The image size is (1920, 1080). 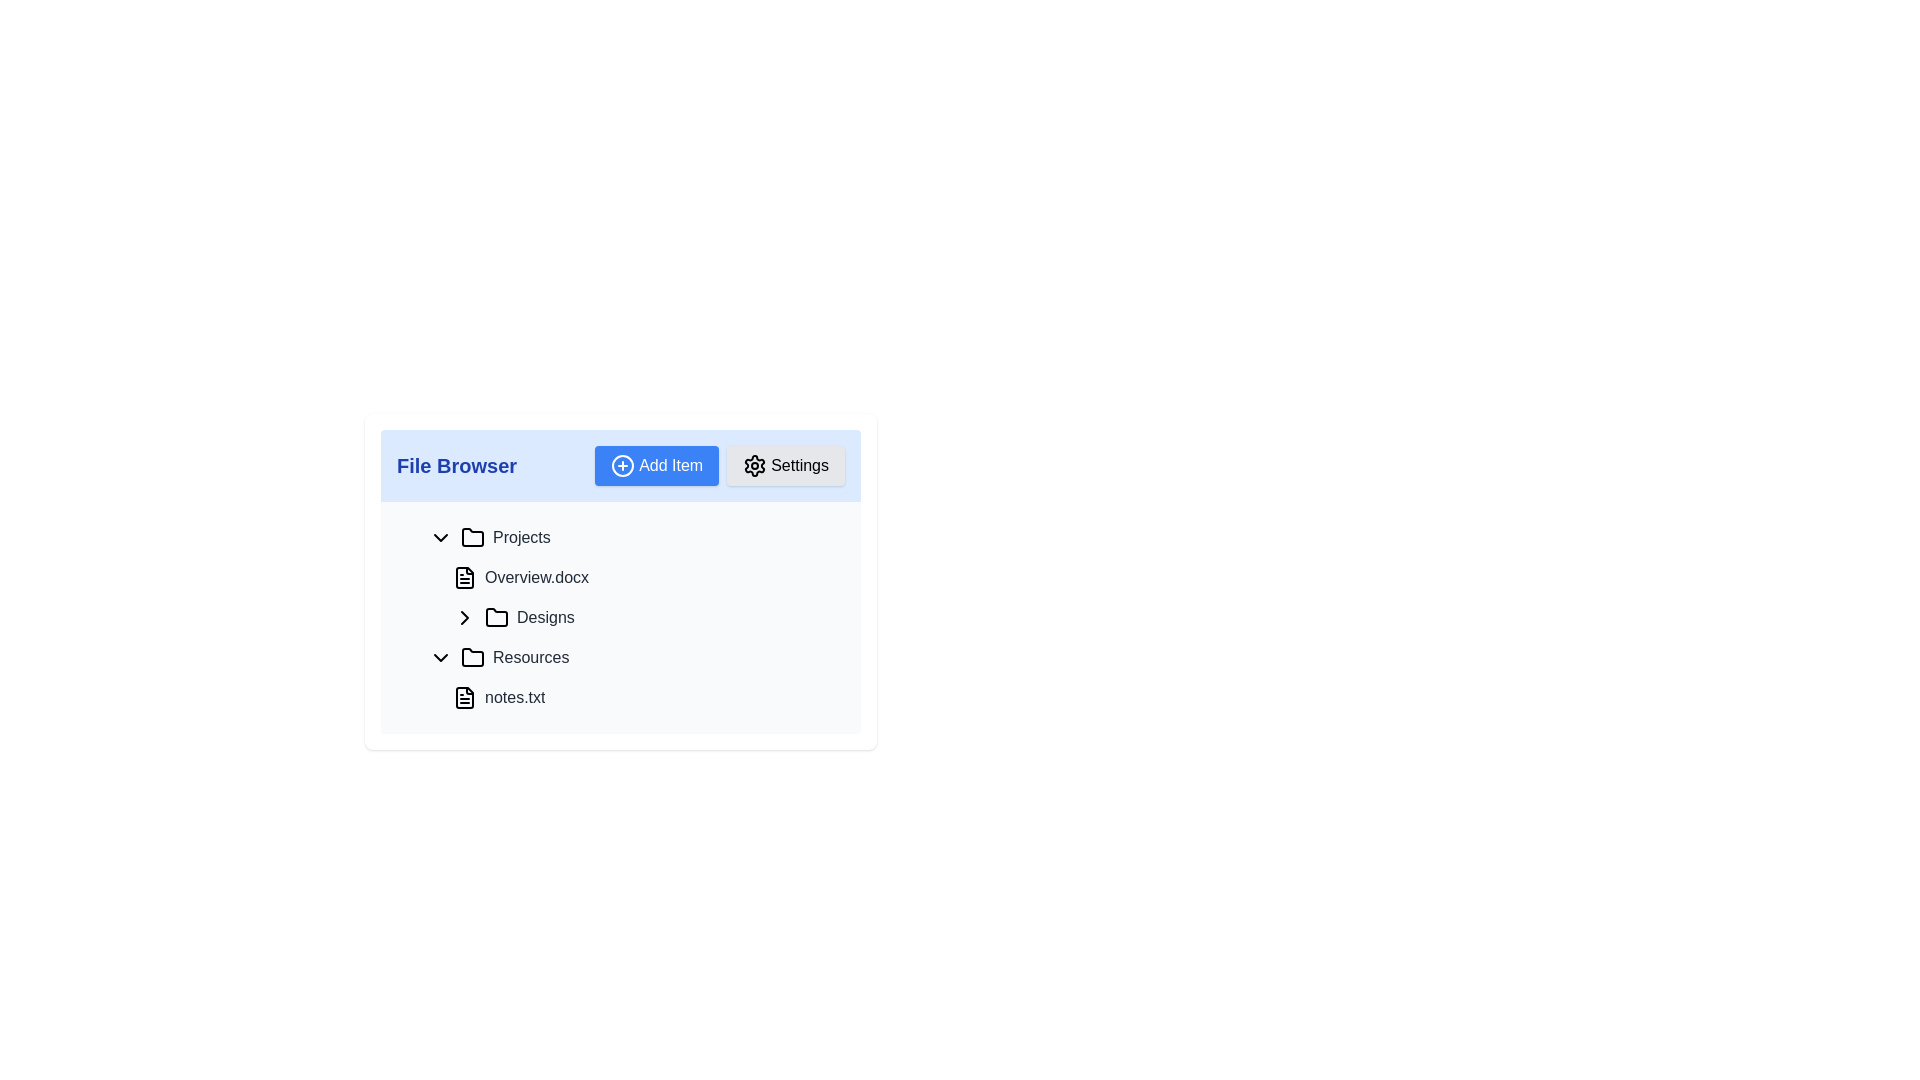 What do you see at coordinates (472, 657) in the screenshot?
I see `the folder icon in the 'Resources' section of the file browser, which has a minimalistic design and is located next to the 'notes.txt' entry` at bounding box center [472, 657].